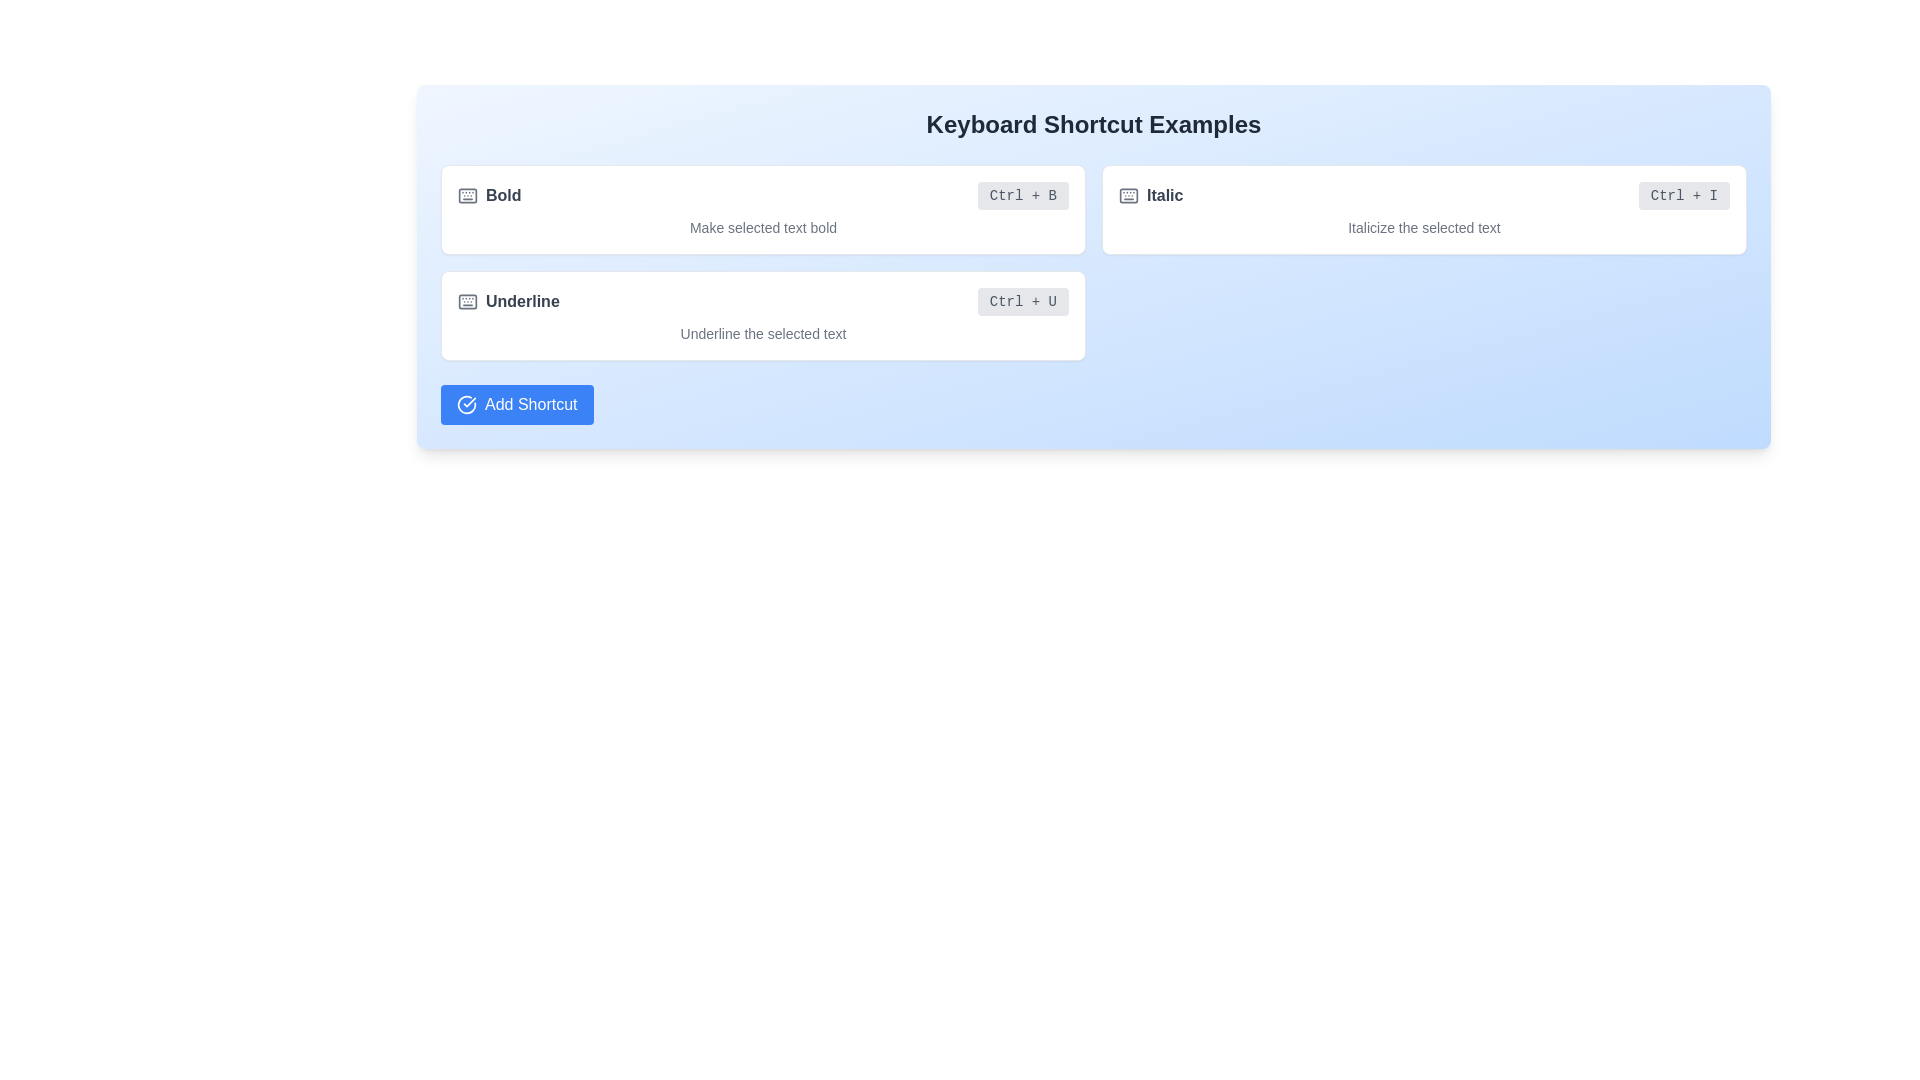  I want to click on the Text Label displaying 'Bold', which is located in the upper-left section of the interface, accompanied by a keyboard icon, so click(503, 196).